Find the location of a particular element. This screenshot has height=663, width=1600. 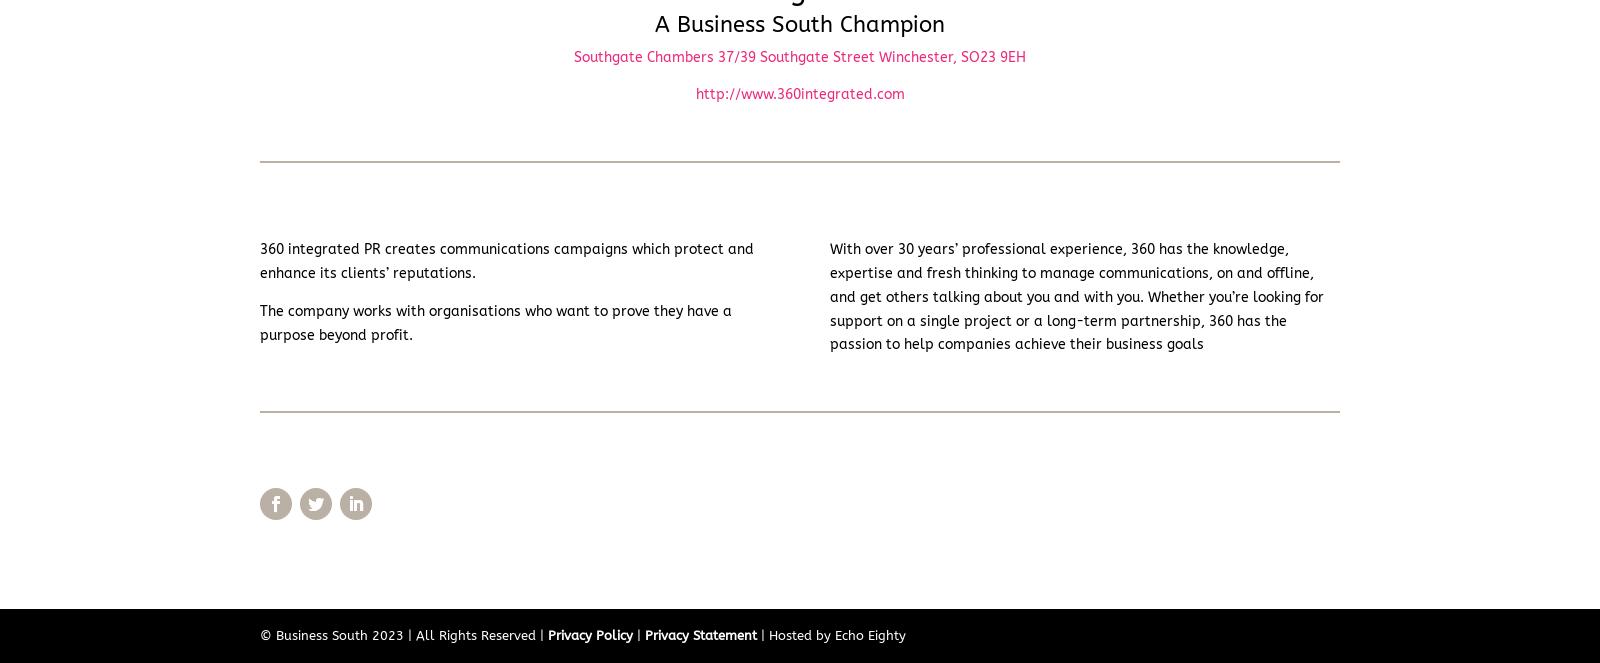

'|' is located at coordinates (639, 634).